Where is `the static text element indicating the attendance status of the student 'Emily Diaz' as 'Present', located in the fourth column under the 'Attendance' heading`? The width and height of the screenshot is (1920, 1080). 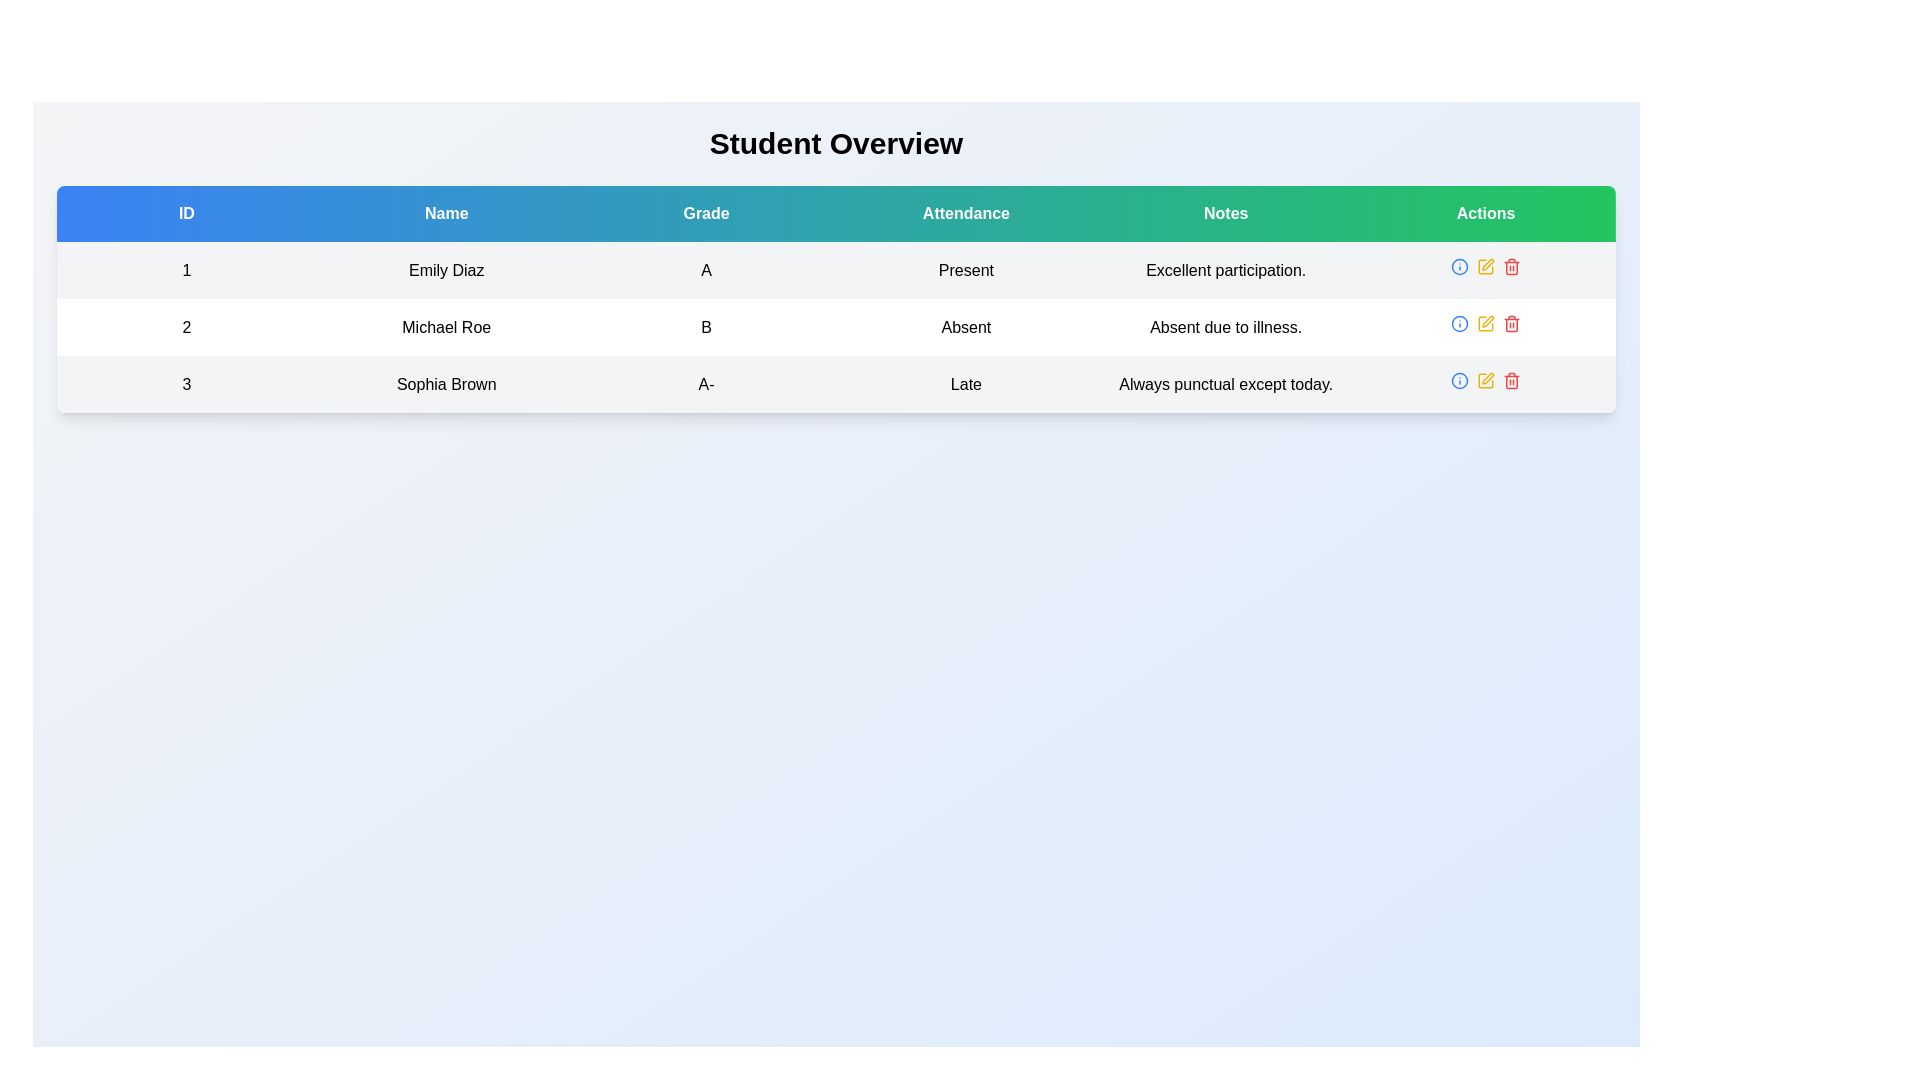
the static text element indicating the attendance status of the student 'Emily Diaz' as 'Present', located in the fourth column under the 'Attendance' heading is located at coordinates (966, 270).